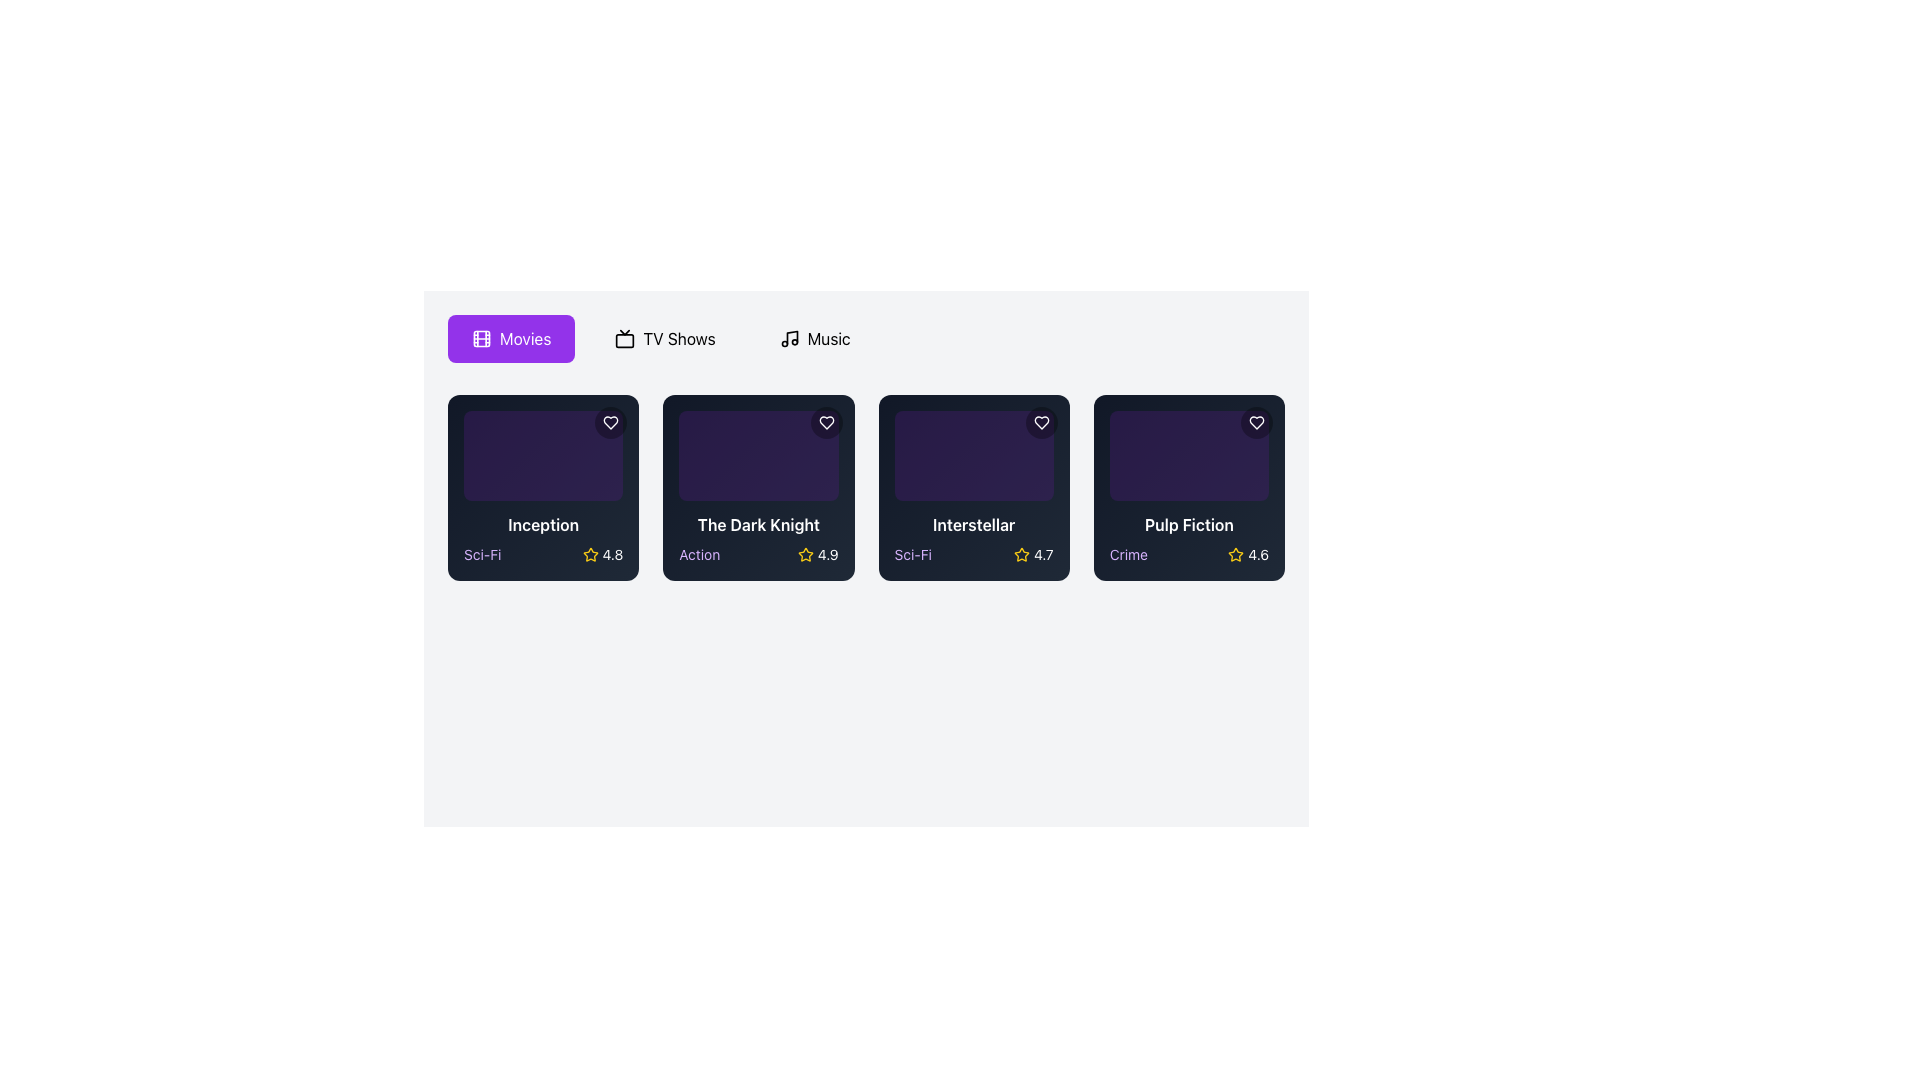 Image resolution: width=1920 pixels, height=1080 pixels. Describe the element at coordinates (1257, 554) in the screenshot. I see `numeric text displaying the rating for the movie 'Pulp Fiction', located next to the yellow star icon in the fourth column of the movie cards` at that location.